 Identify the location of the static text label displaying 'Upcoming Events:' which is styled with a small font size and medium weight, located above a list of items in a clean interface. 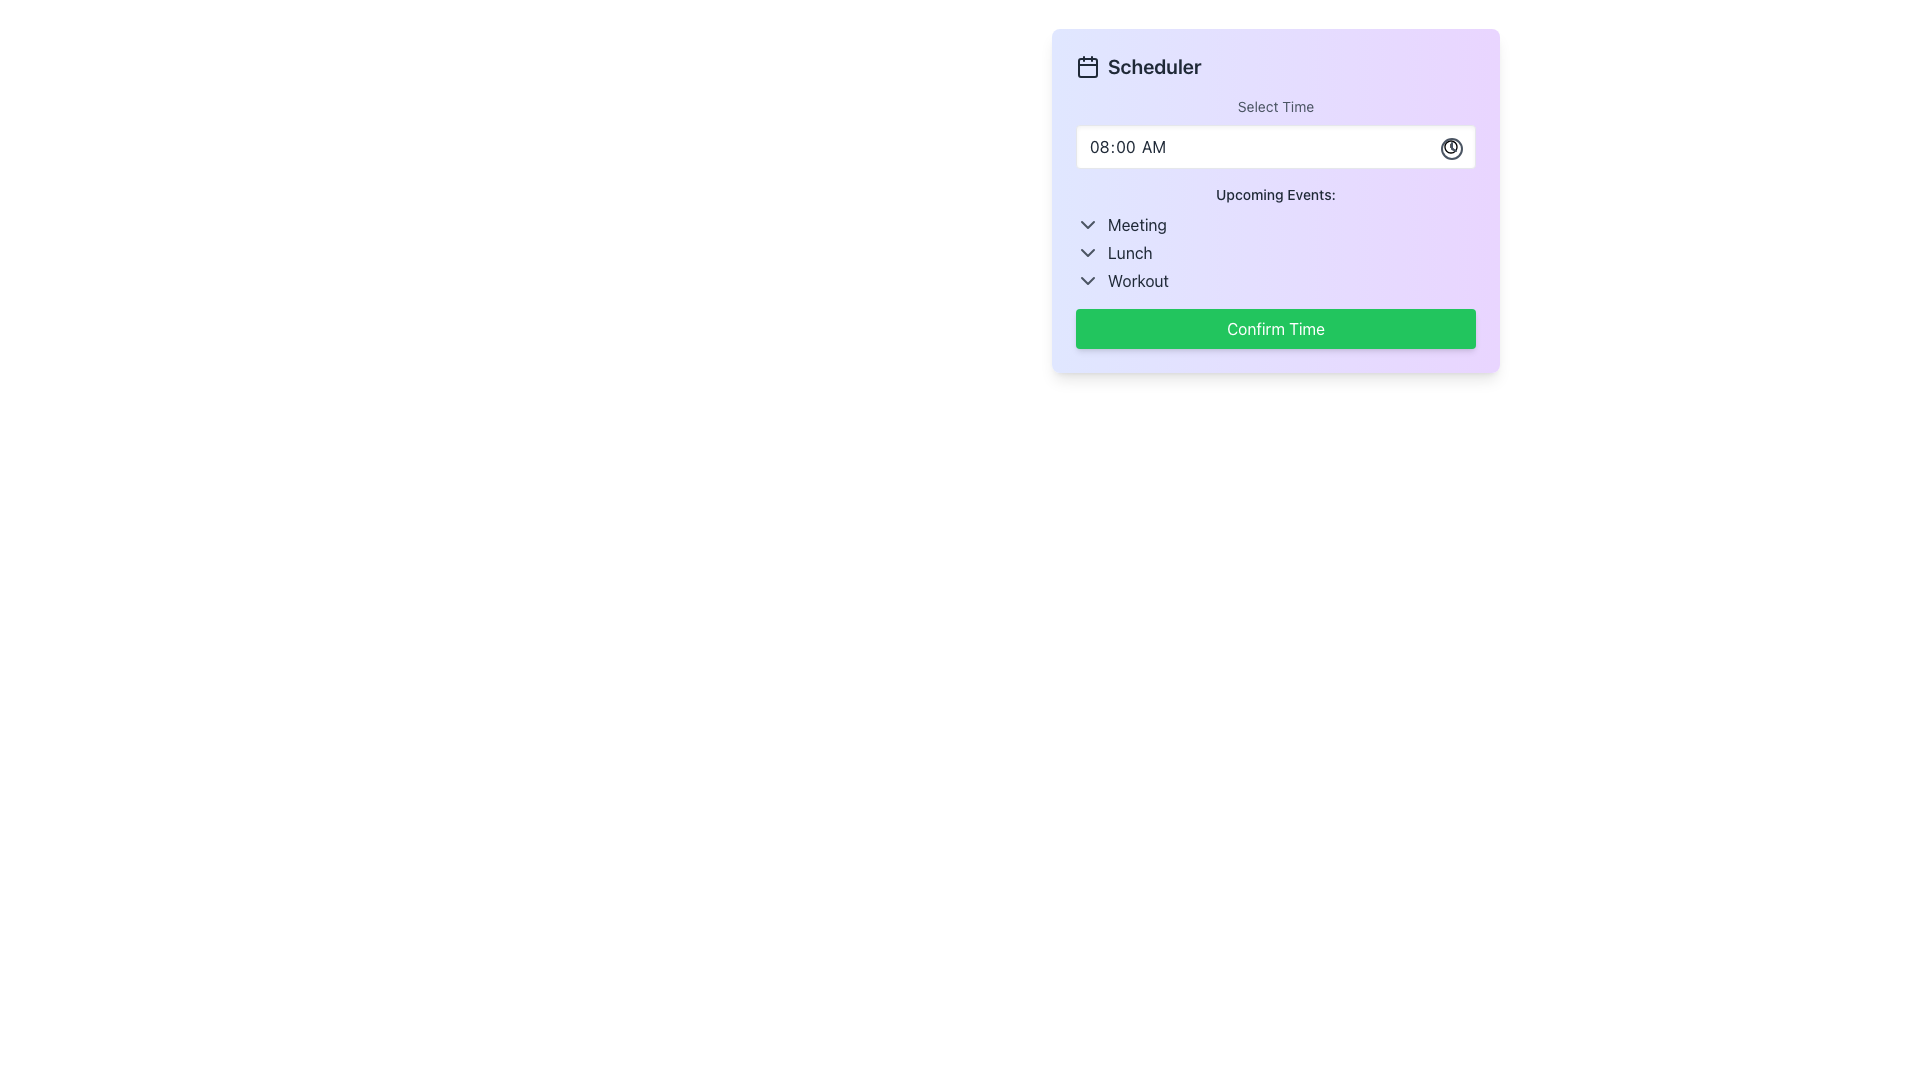
(1275, 195).